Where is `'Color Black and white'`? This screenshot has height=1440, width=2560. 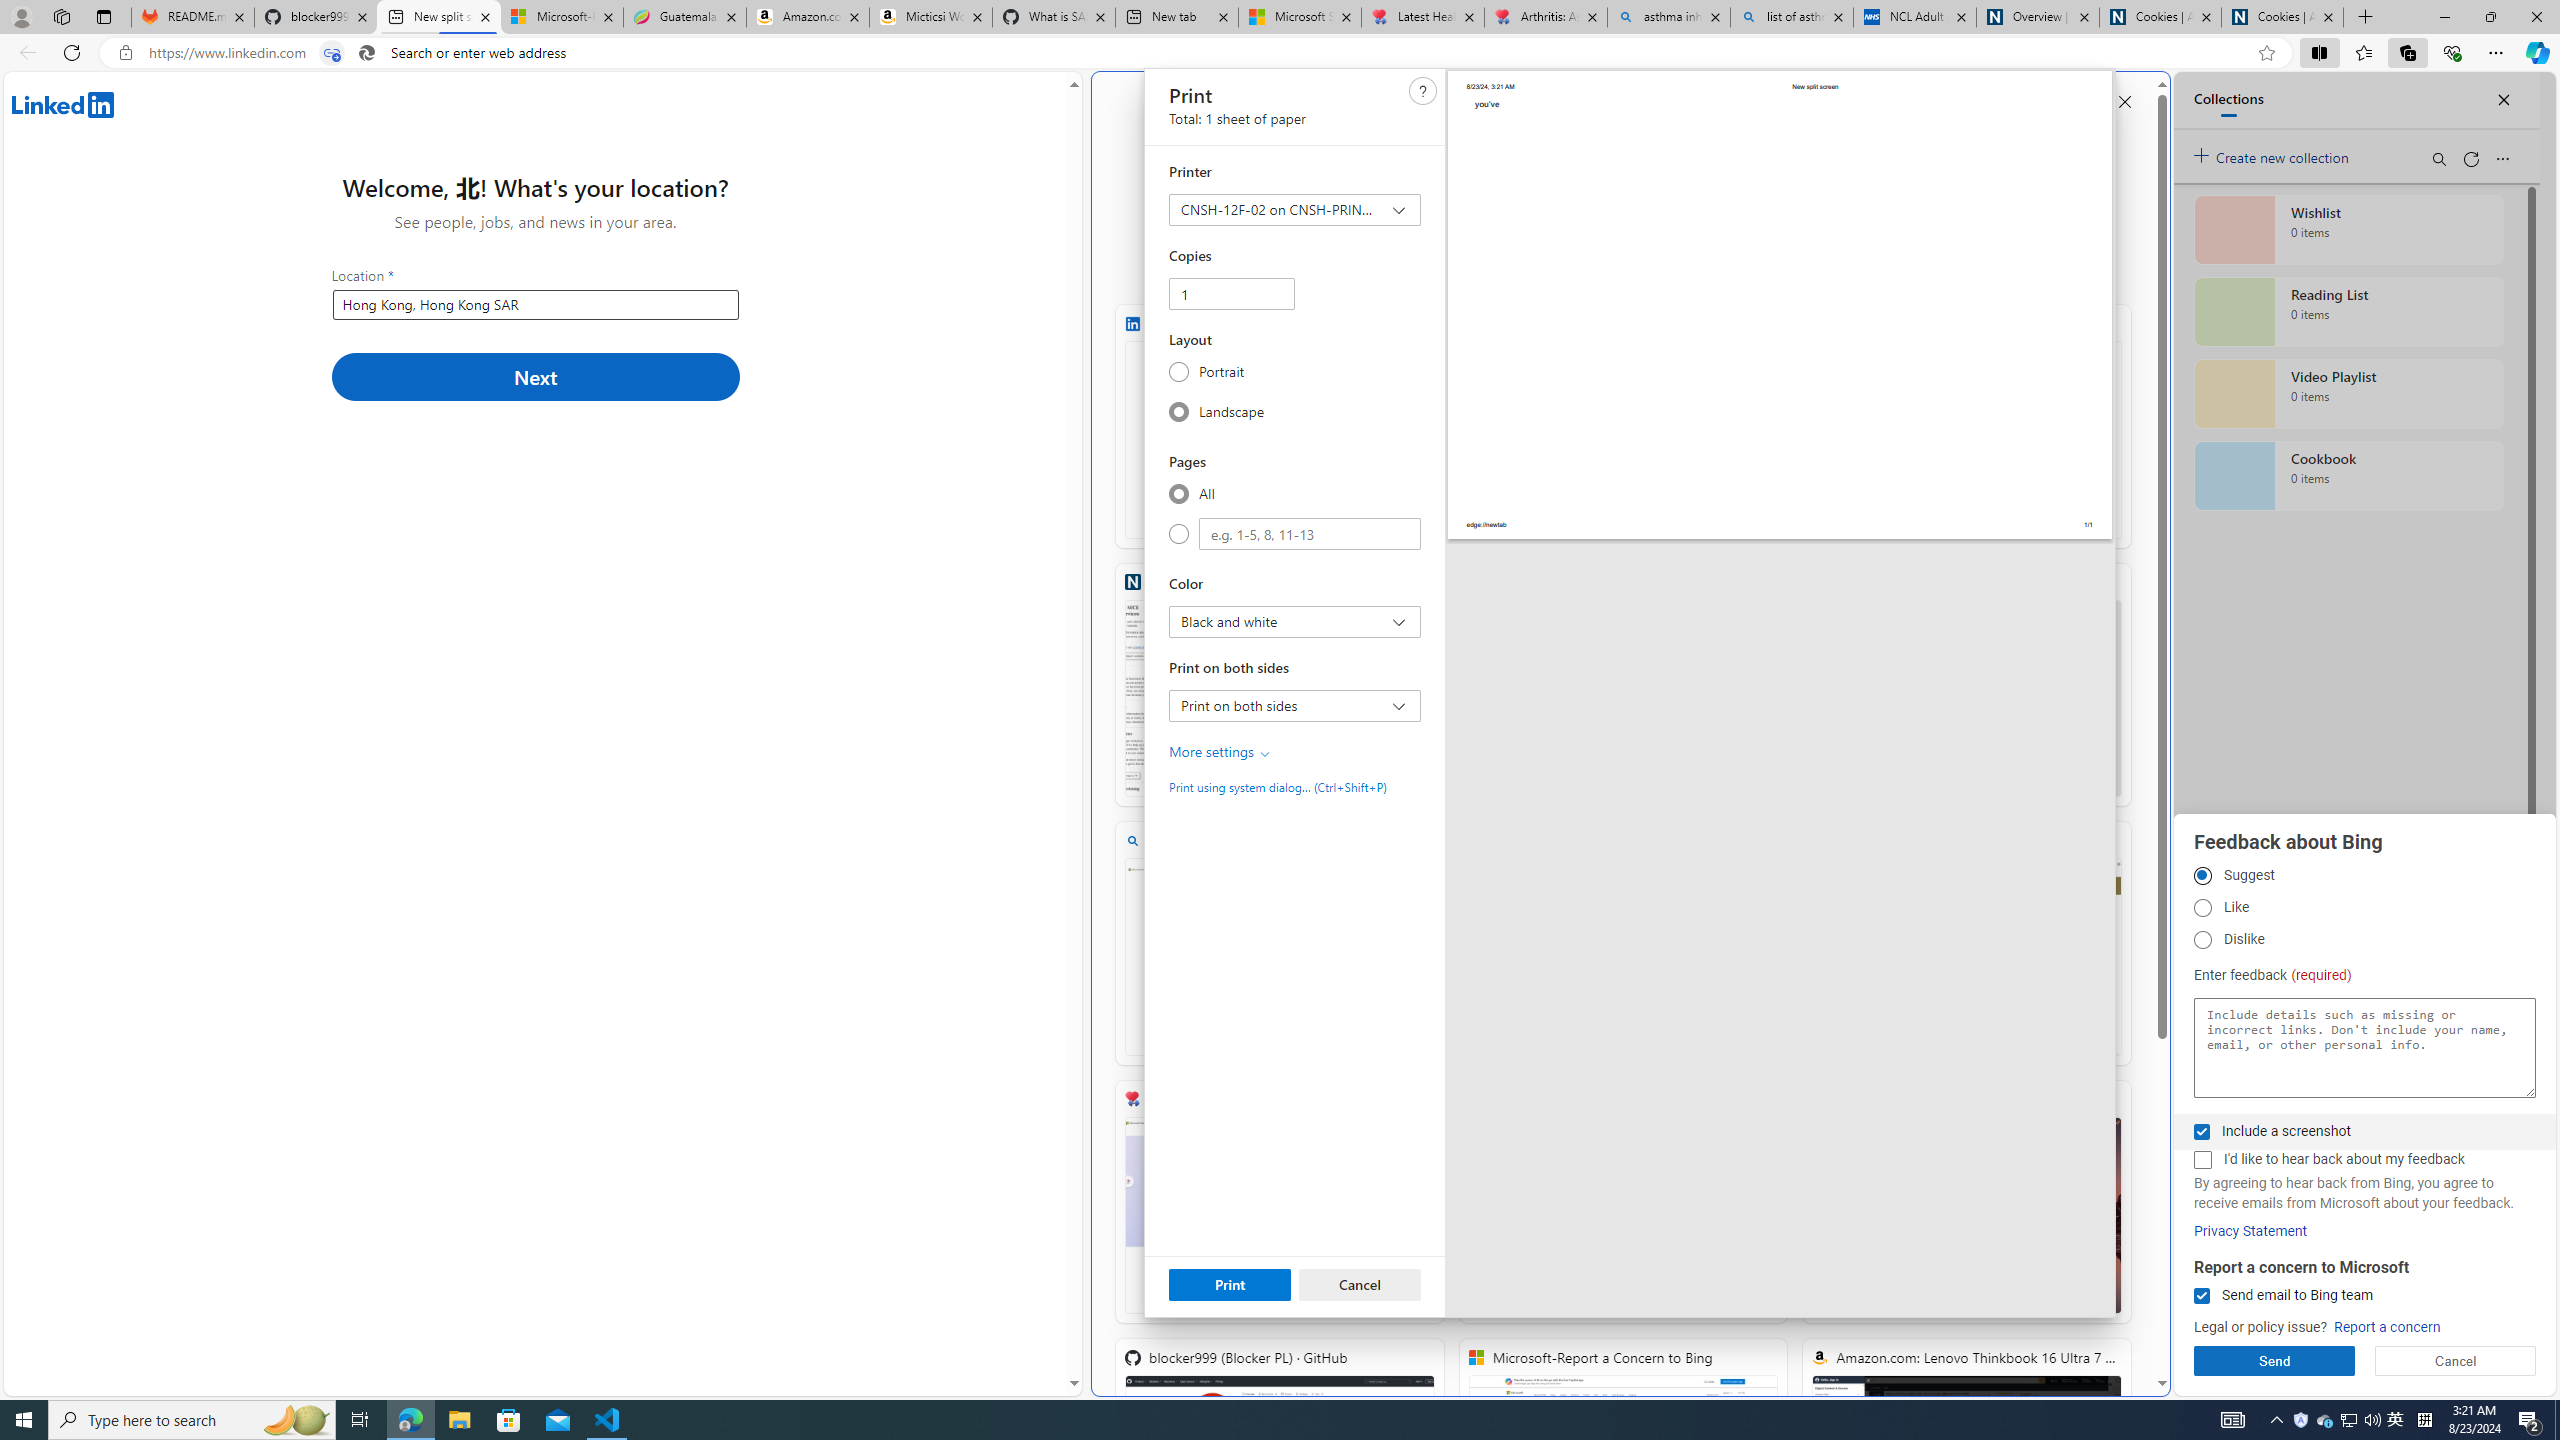
'Color Black and white' is located at coordinates (1295, 621).